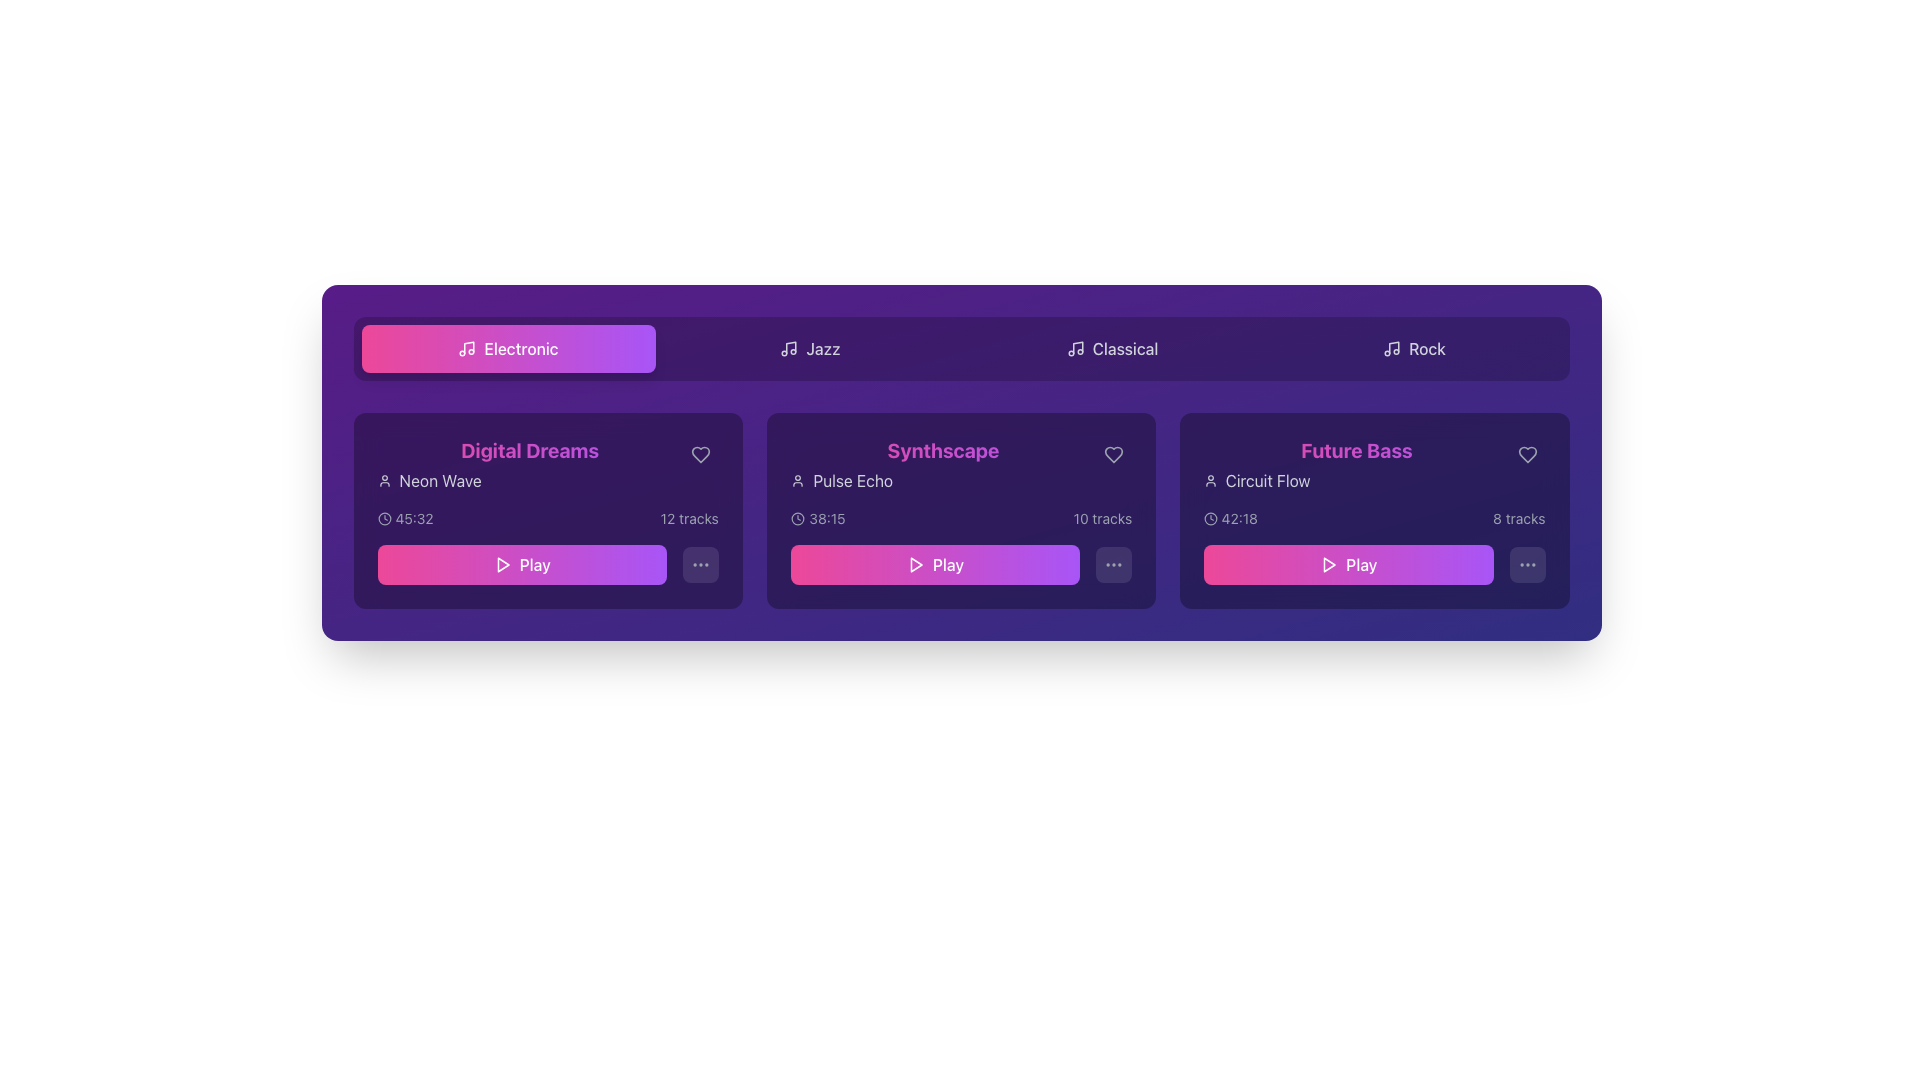 This screenshot has width=1920, height=1080. Describe the element at coordinates (1101, 518) in the screenshot. I see `Text label indicating the number of tracks available in the 'Synthscape' album, positioned to the right of the duration text '38:15'` at that location.